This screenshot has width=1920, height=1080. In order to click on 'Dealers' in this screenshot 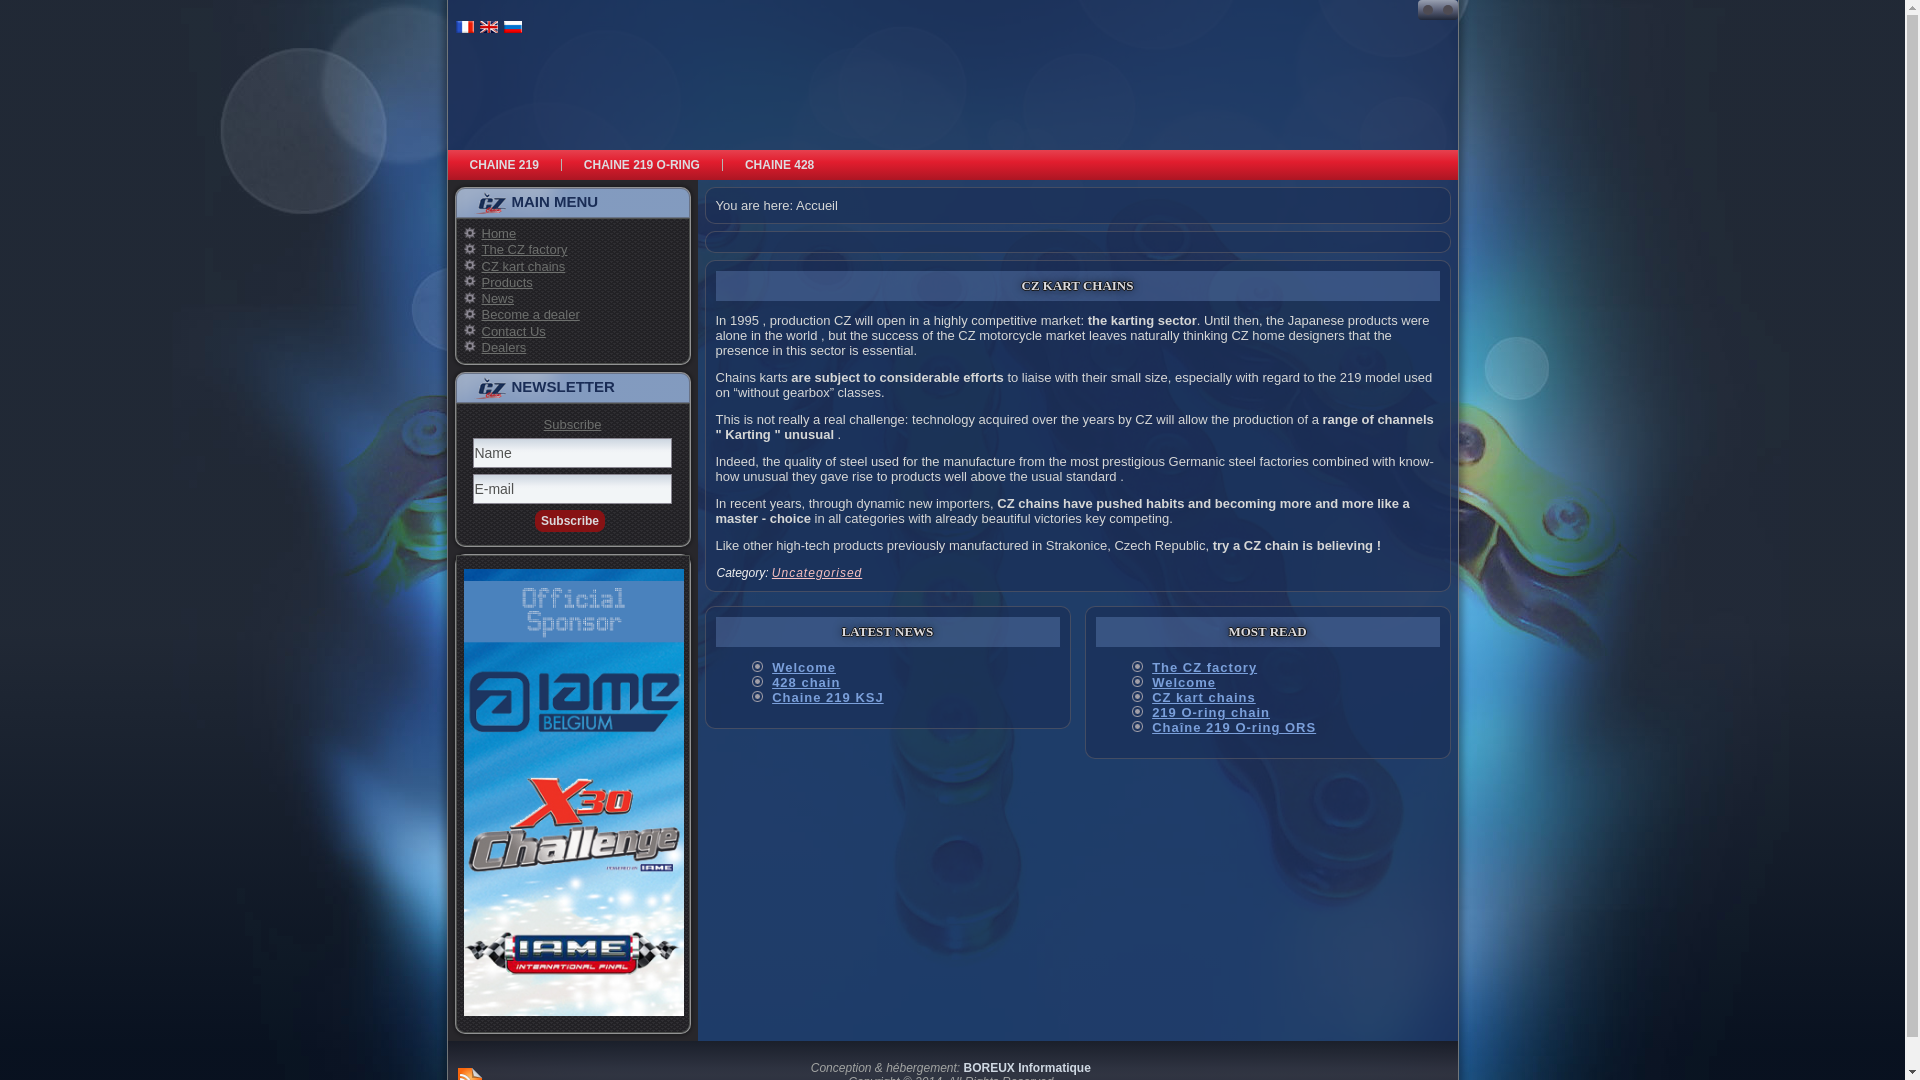, I will do `click(481, 346)`.